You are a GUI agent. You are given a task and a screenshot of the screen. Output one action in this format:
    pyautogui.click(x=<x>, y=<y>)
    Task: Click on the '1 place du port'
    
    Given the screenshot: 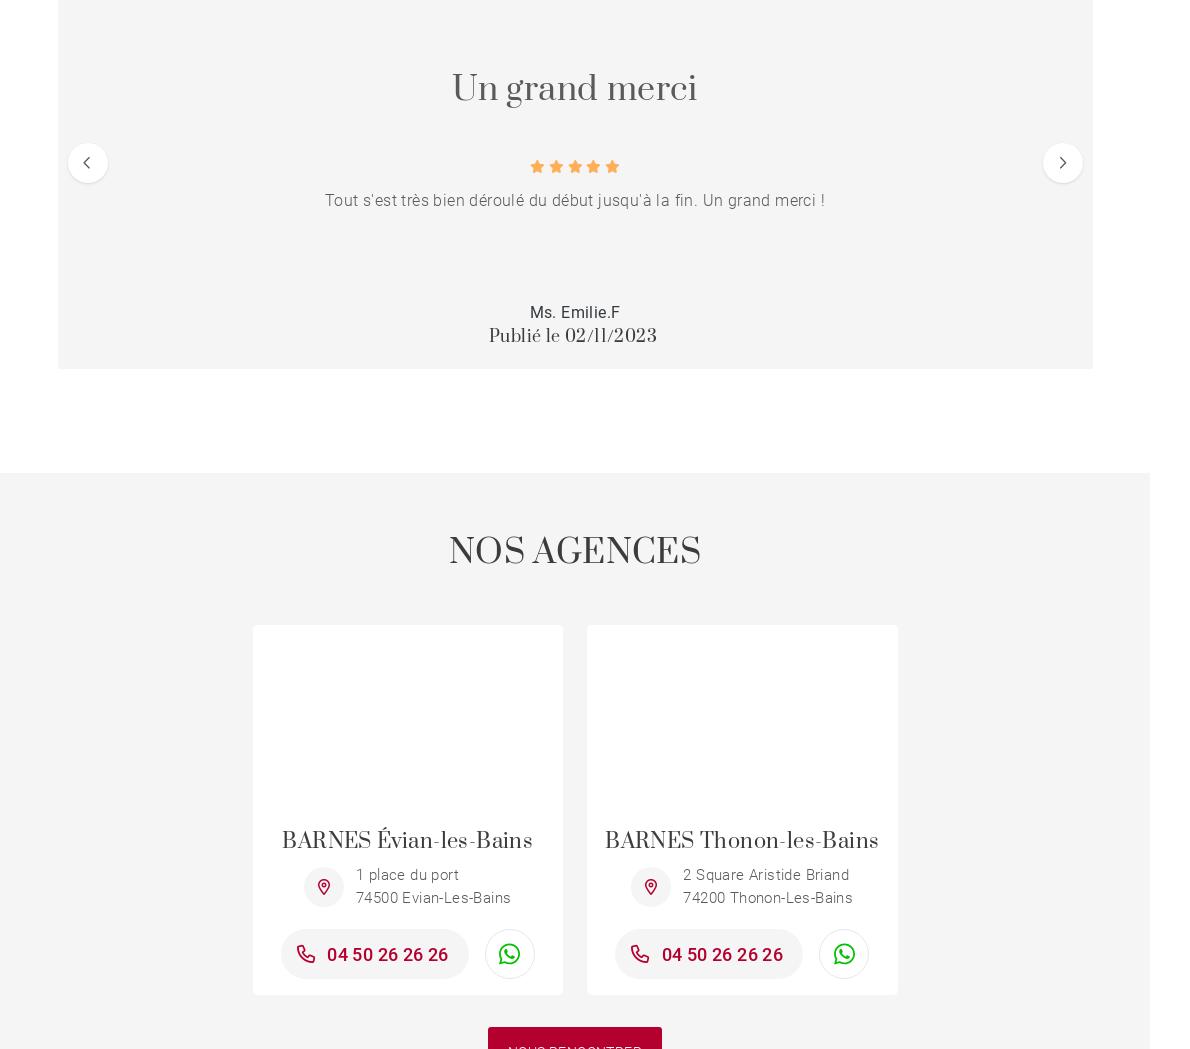 What is the action you would take?
    pyautogui.click(x=407, y=874)
    